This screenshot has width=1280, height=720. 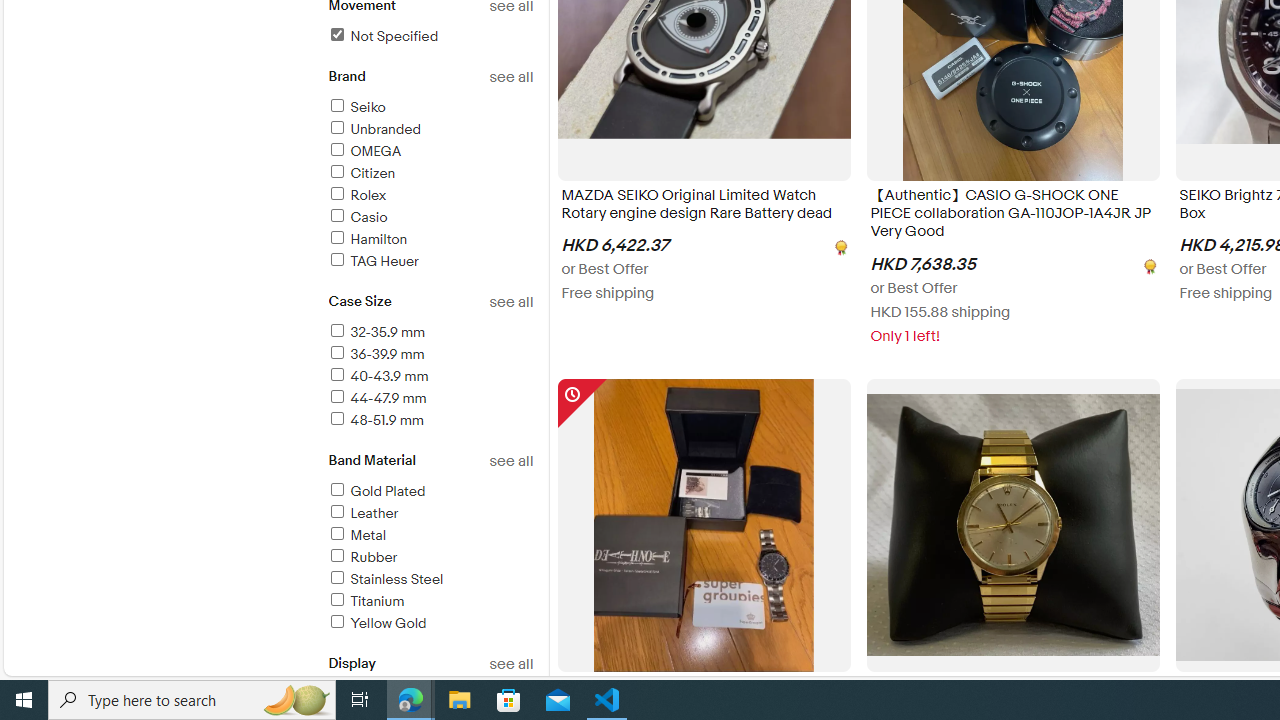 What do you see at coordinates (362, 557) in the screenshot?
I see `'Rubber'` at bounding box center [362, 557].